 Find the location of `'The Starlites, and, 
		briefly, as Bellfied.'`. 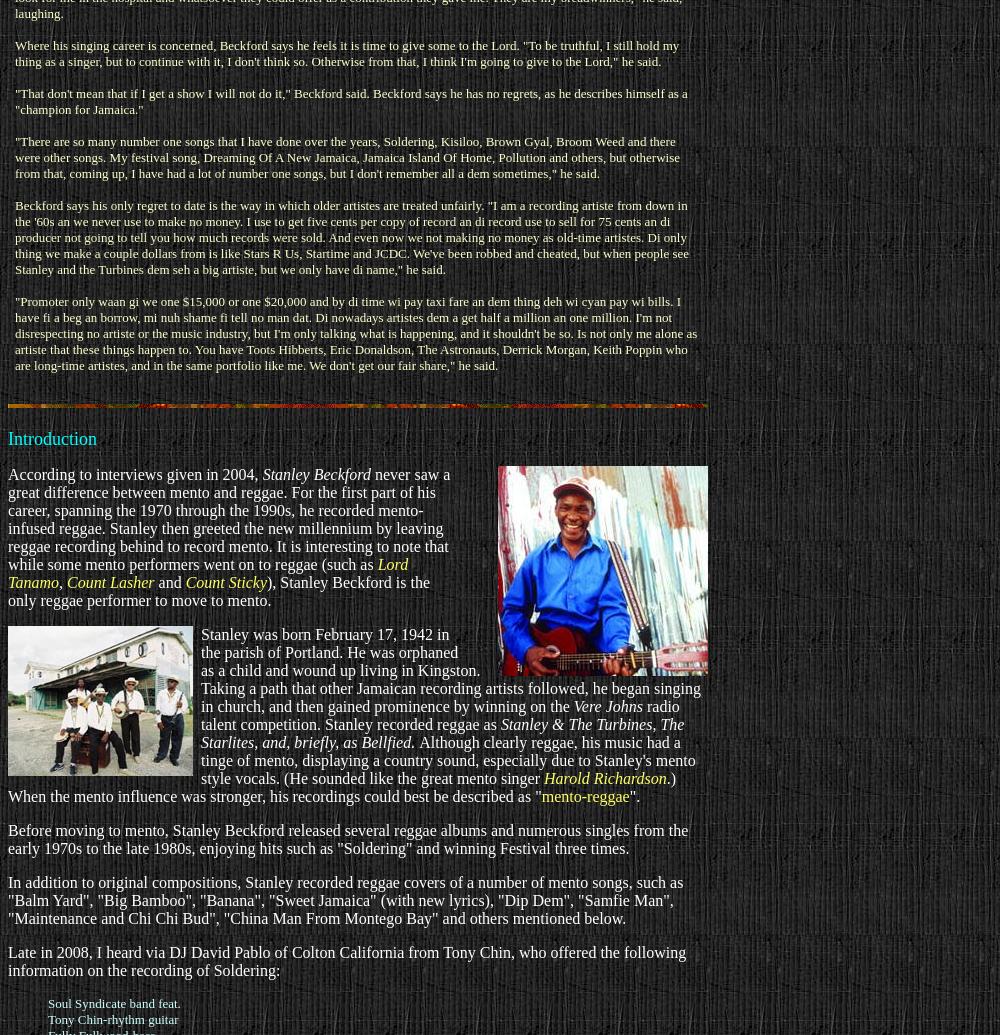

'The Starlites, and, 
		briefly, as Bellfied.' is located at coordinates (441, 732).